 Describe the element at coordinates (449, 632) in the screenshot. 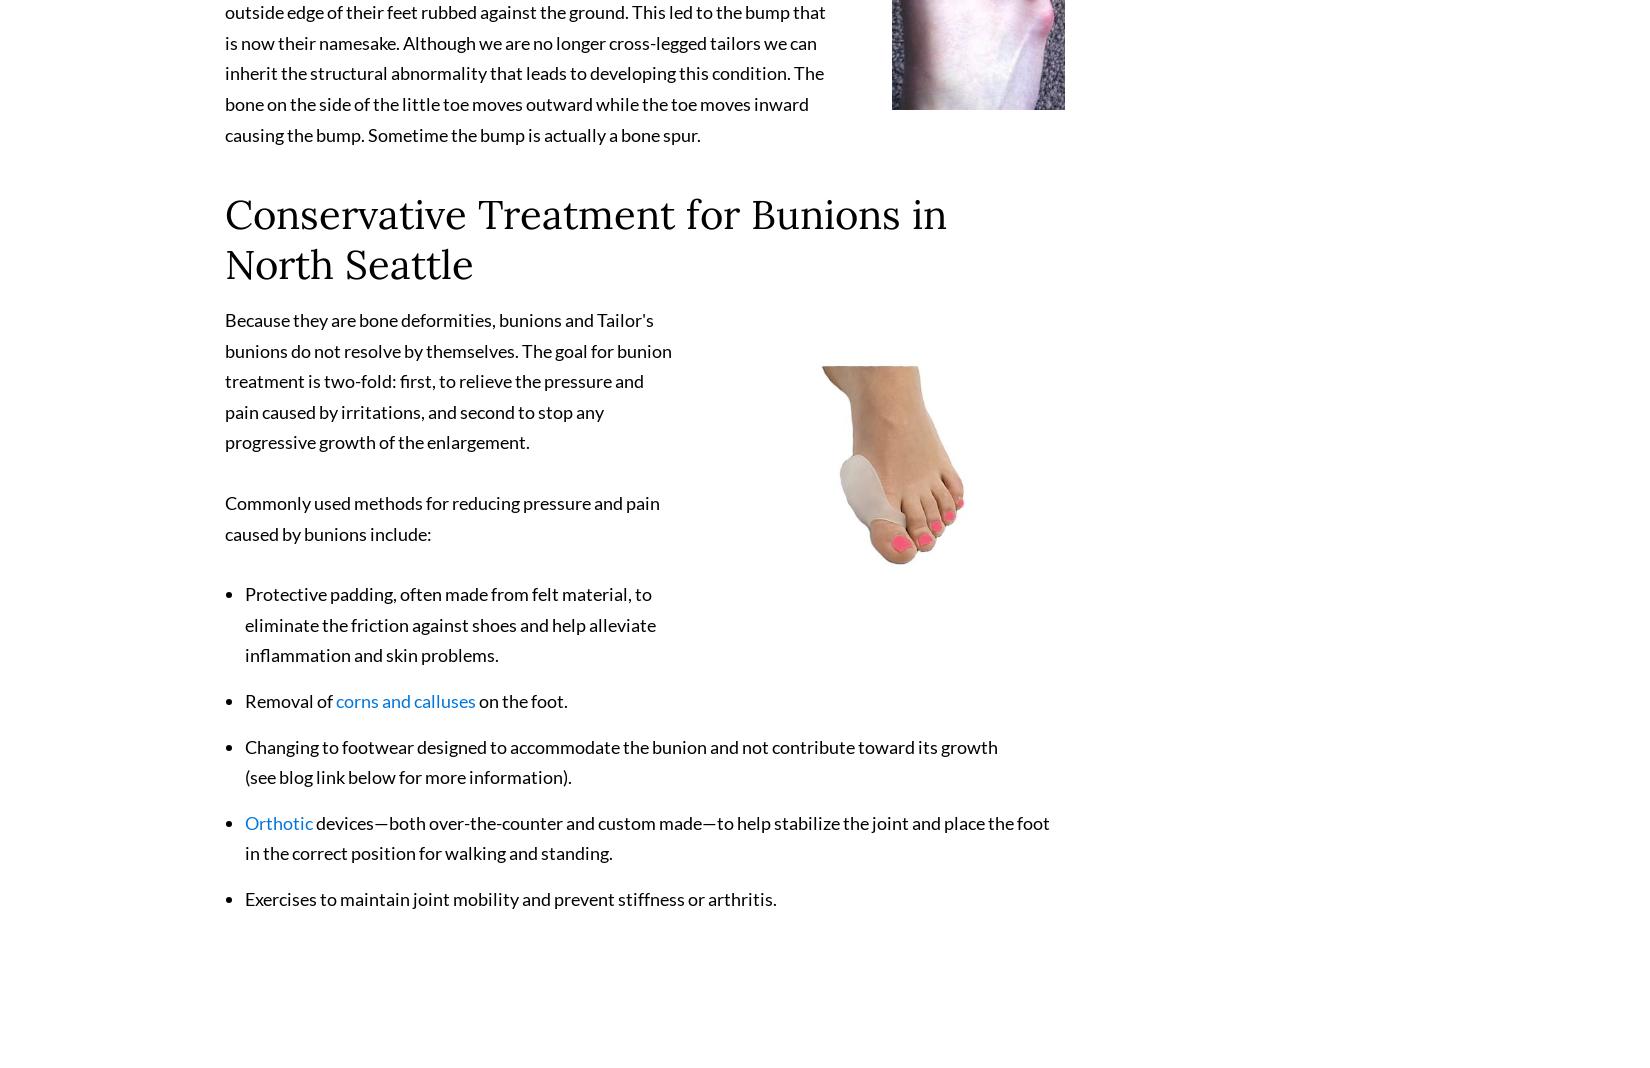

I see `'Protective padding, often made from felt material, to eliminate the friction against shoes and help alleviate inflammation and skin problems.'` at that location.